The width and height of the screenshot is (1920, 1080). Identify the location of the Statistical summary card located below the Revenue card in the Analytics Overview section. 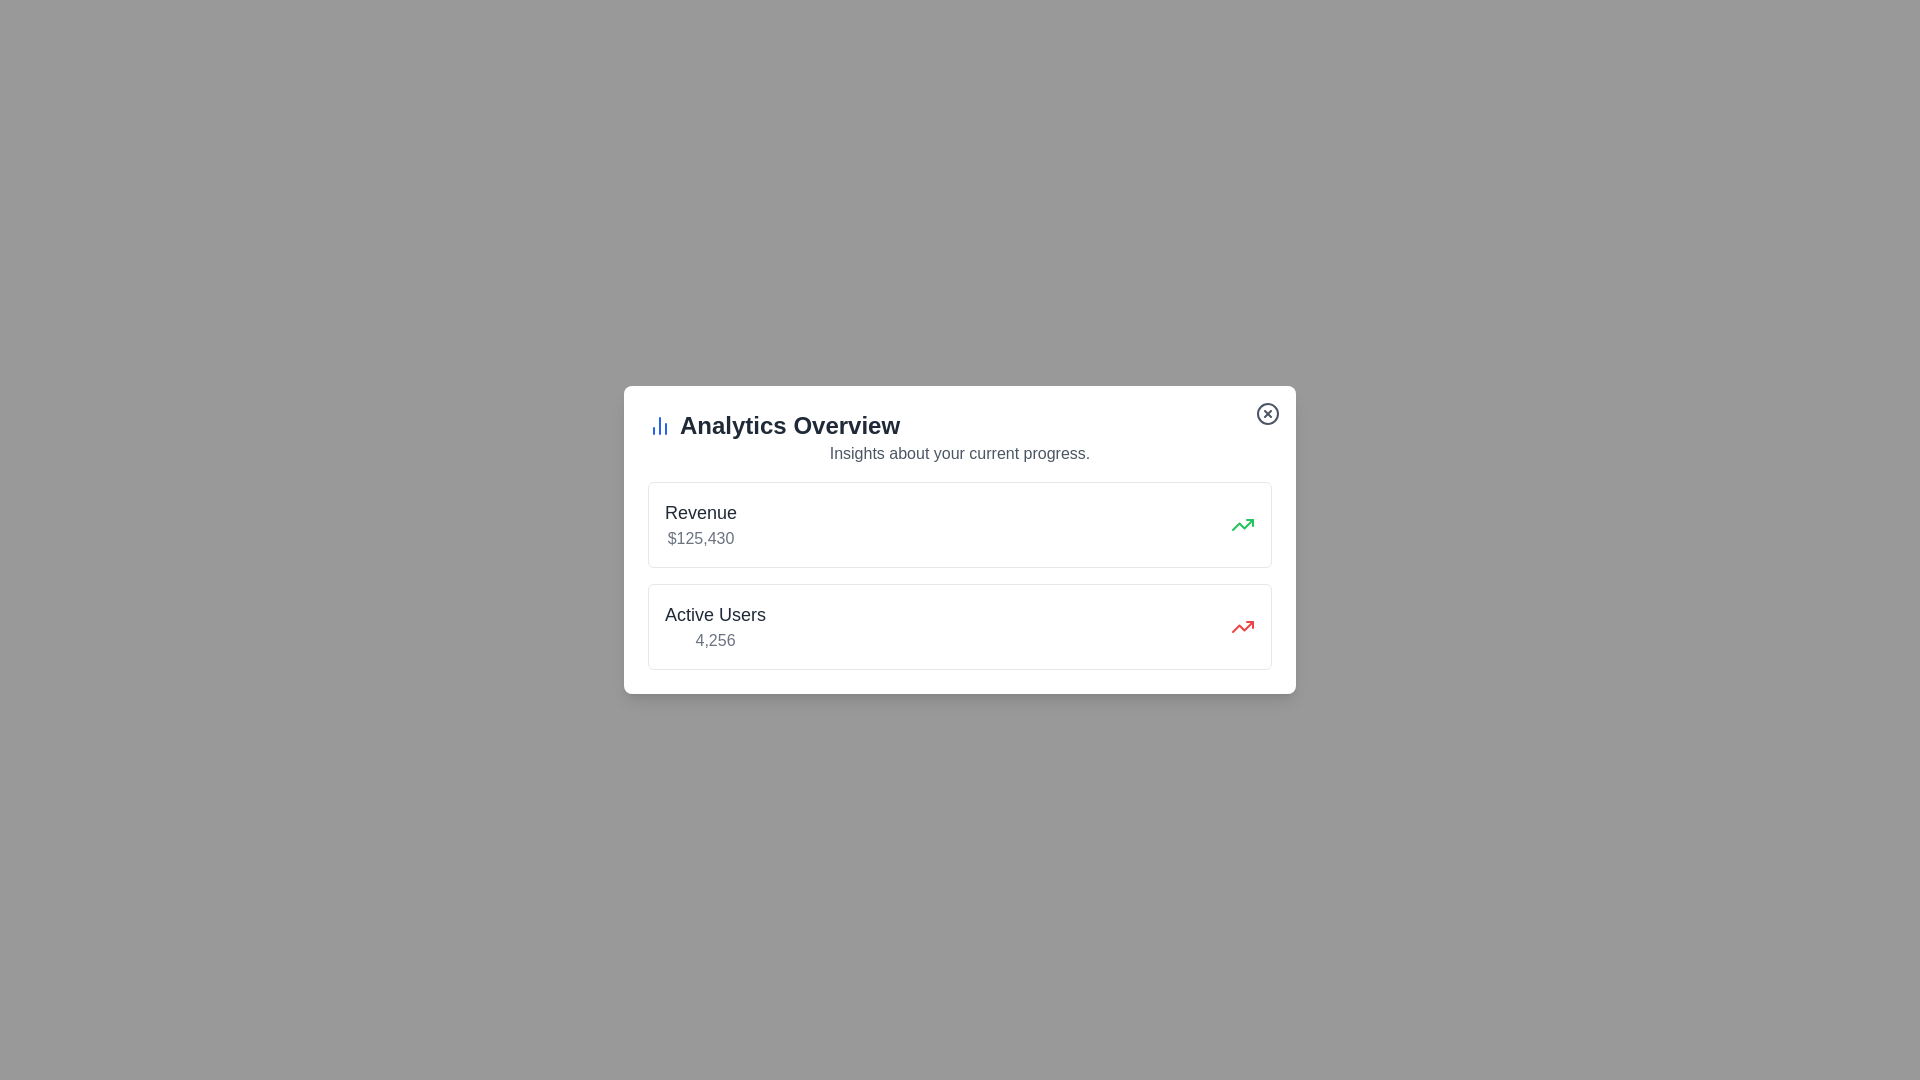
(960, 626).